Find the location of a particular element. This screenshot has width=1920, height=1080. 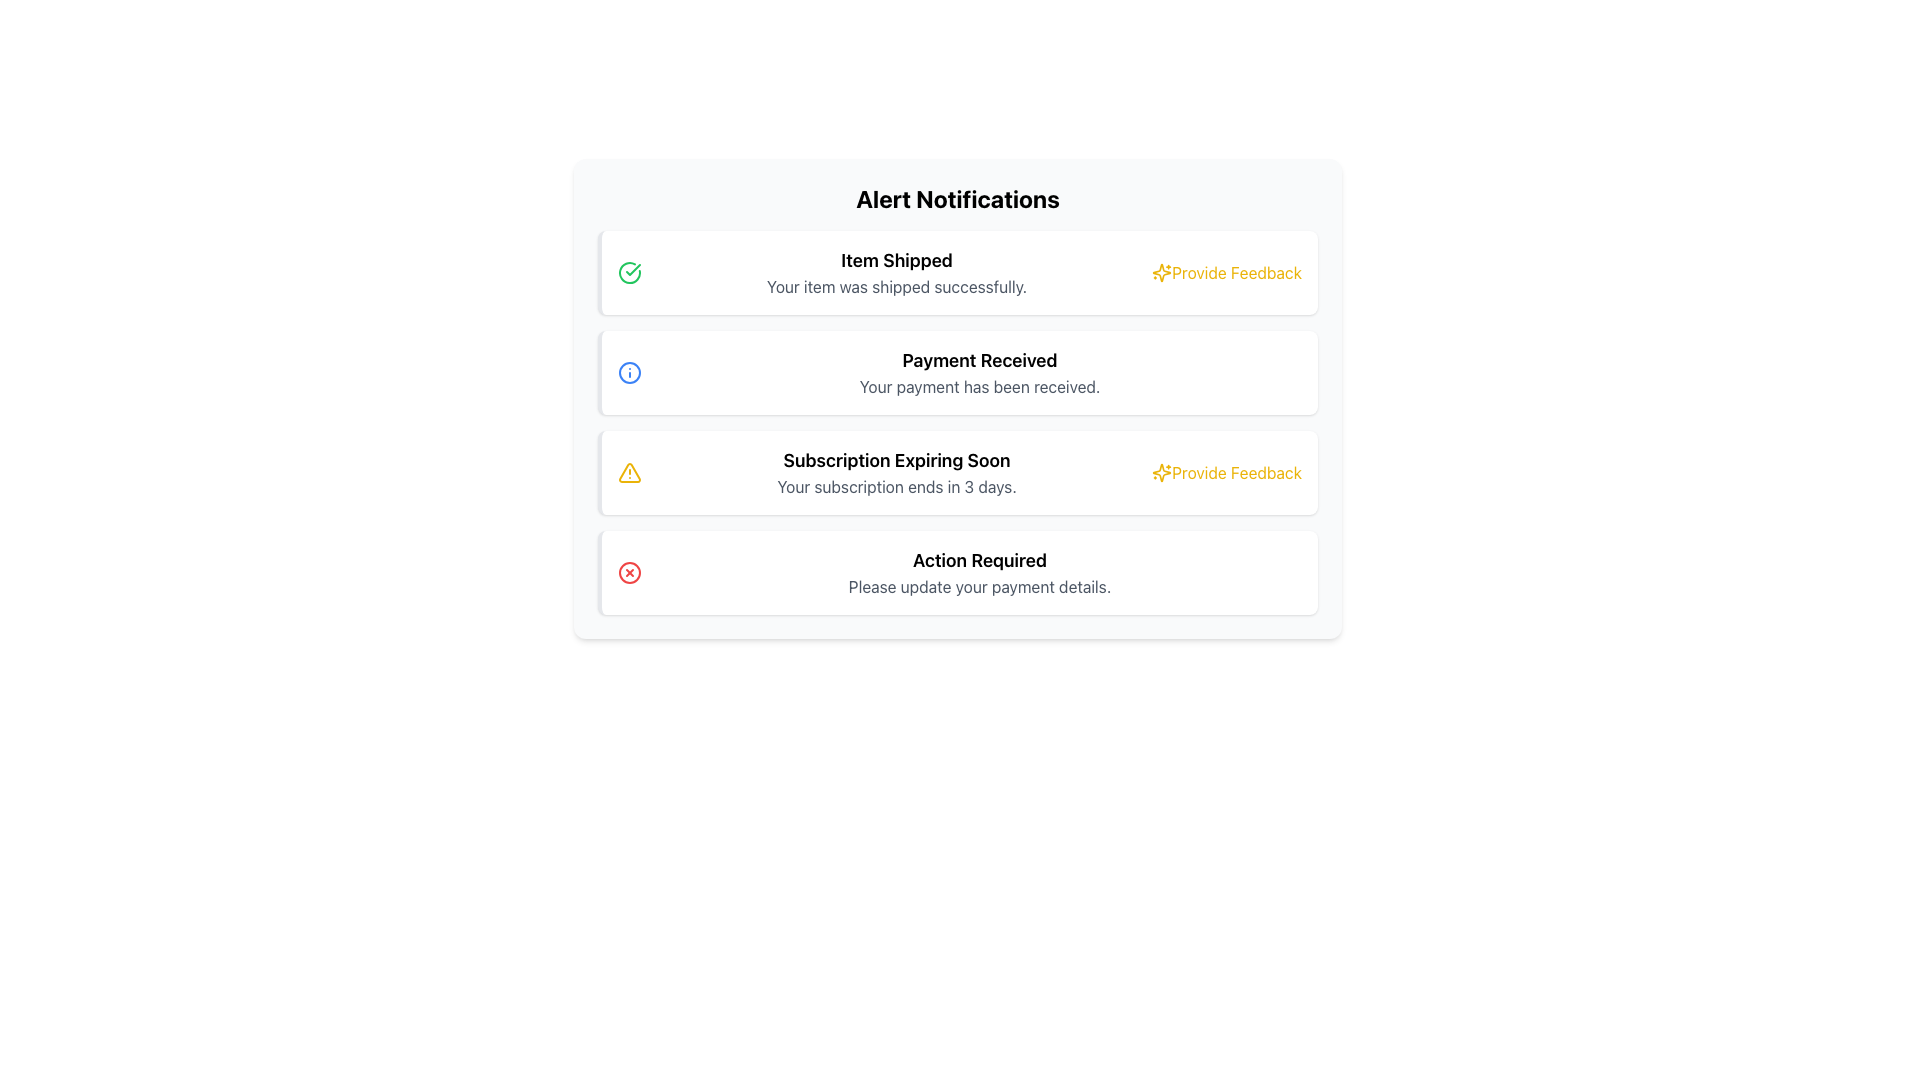

the sparkling star-shaped icon in orange-yellow color located before the 'Provide Feedback' text in the 'Item Shipped' notification card is located at coordinates (1162, 273).